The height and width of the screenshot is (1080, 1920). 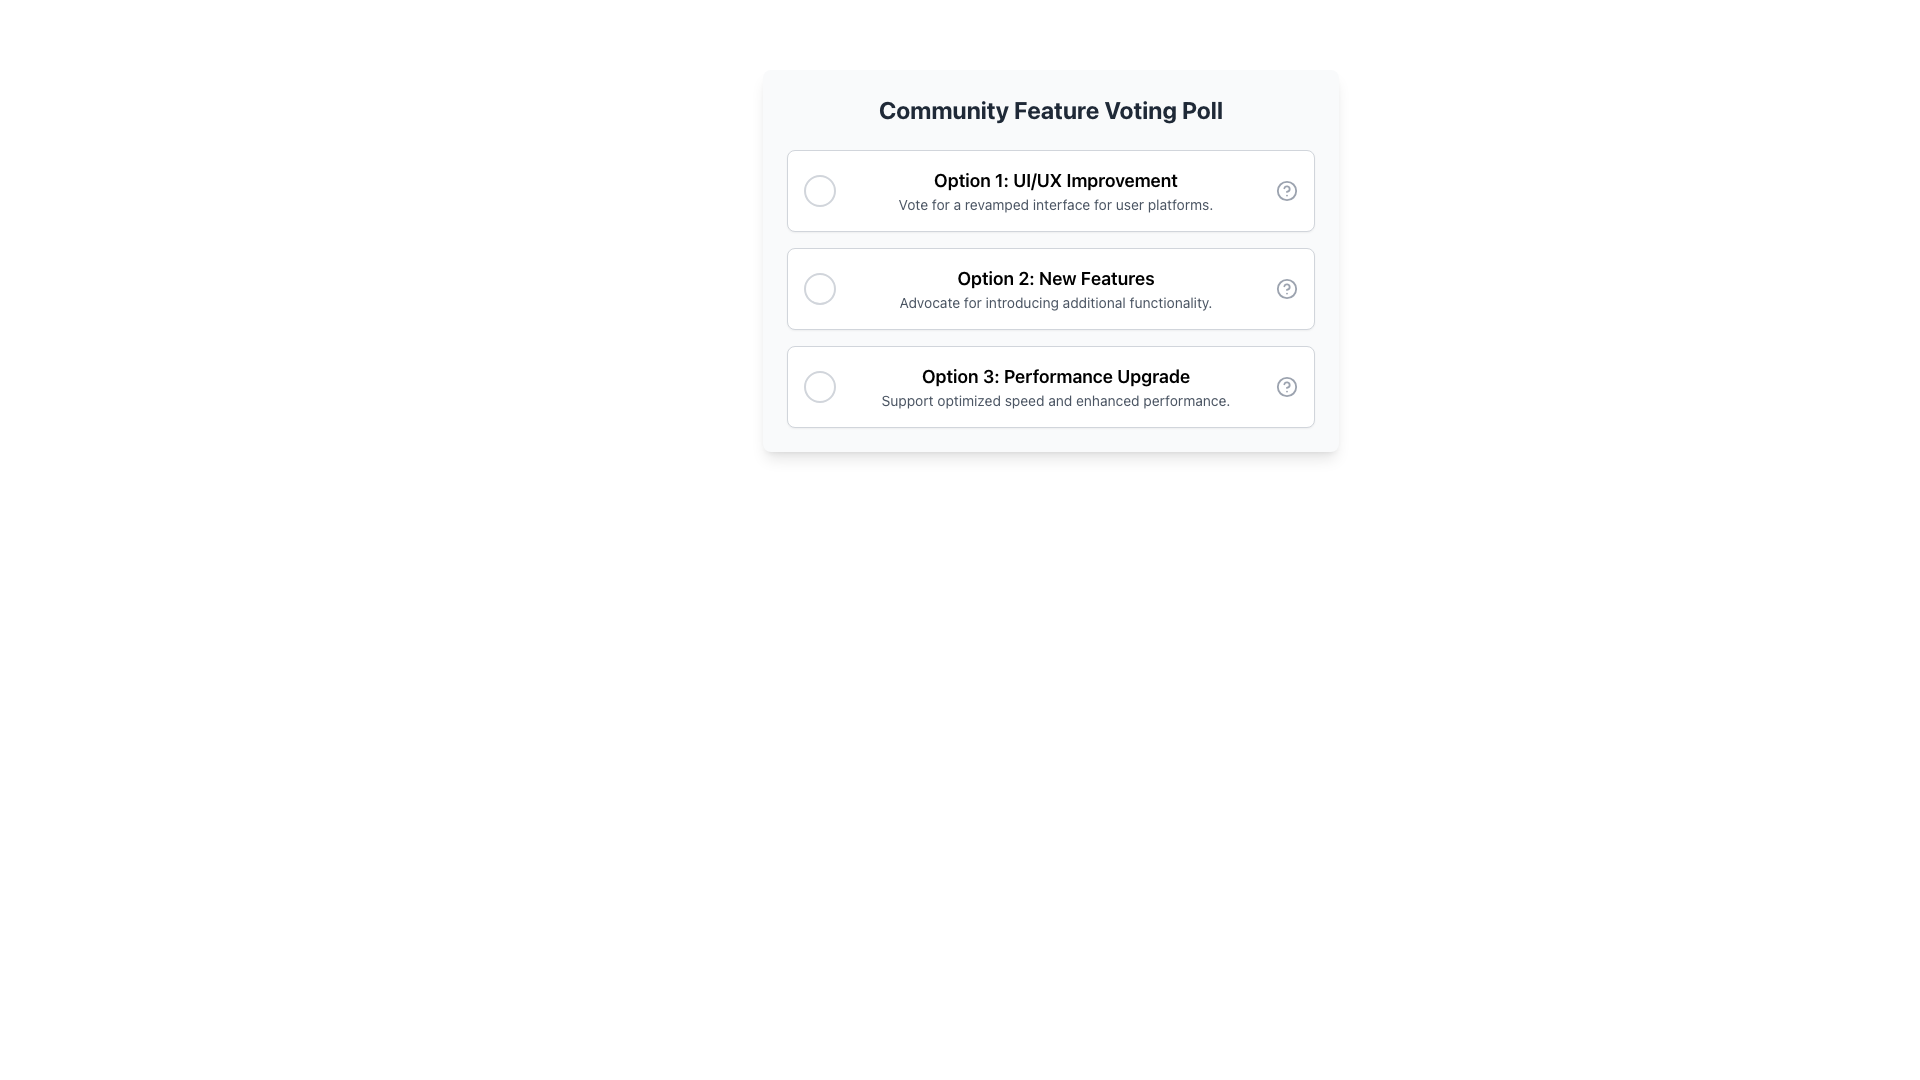 I want to click on information from the text label displaying 'Advocate for introducing additional functionality.' located beneath 'Option 2: New Features', so click(x=1055, y=303).